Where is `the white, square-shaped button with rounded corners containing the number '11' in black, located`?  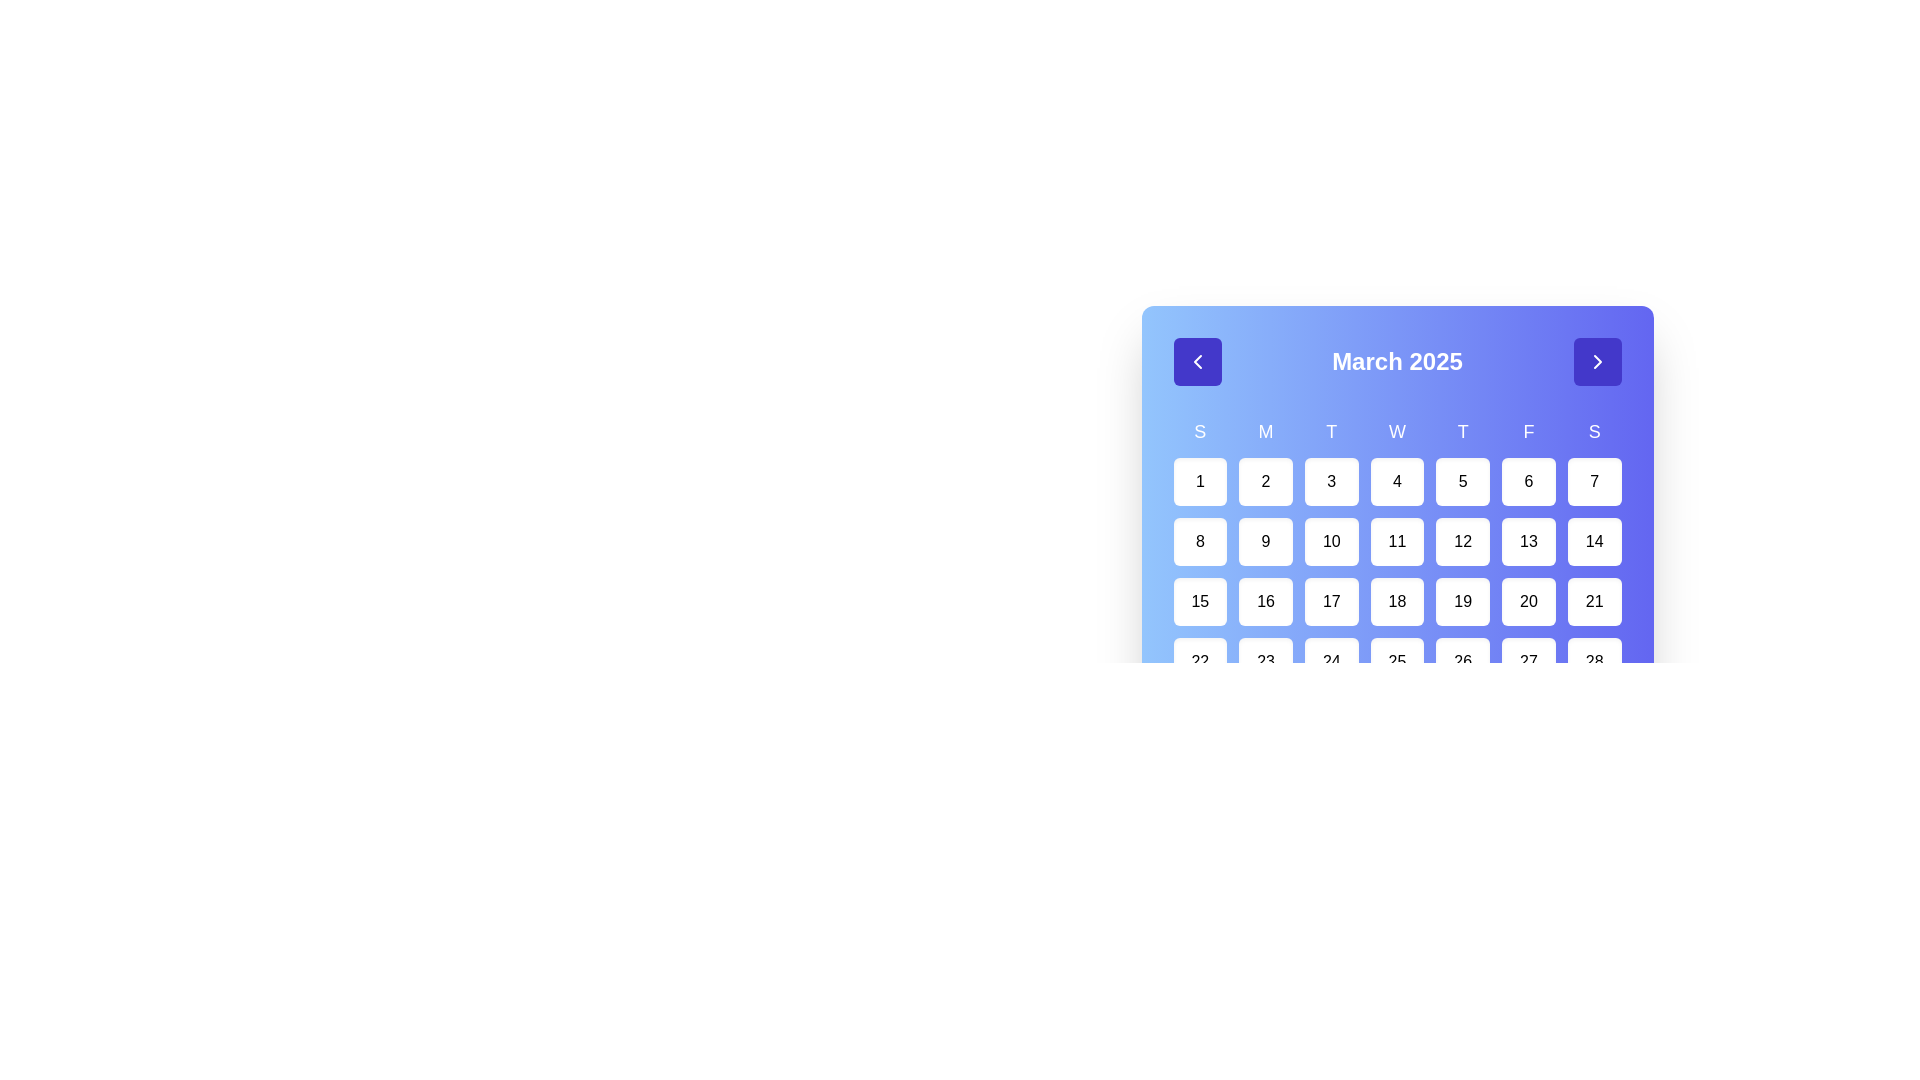
the white, square-shaped button with rounded corners containing the number '11' in black, located is located at coordinates (1396, 542).